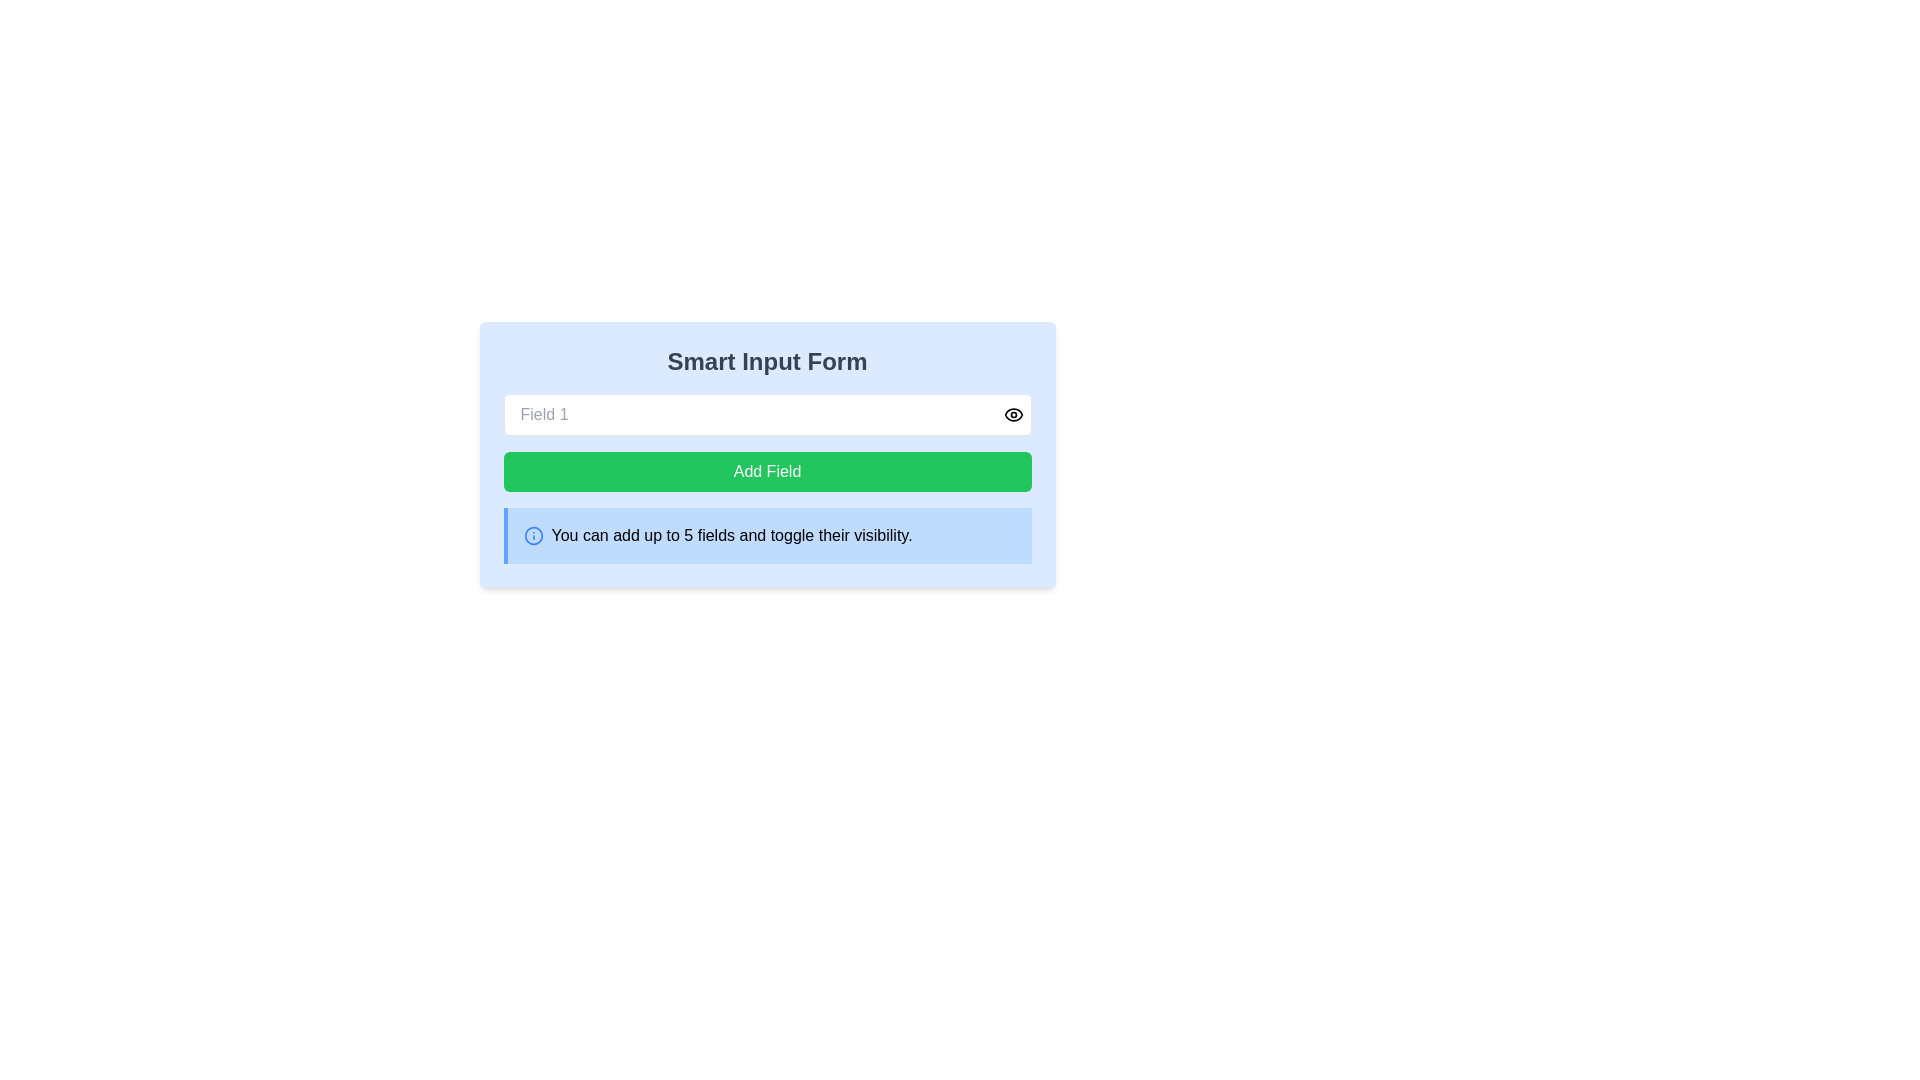 The width and height of the screenshot is (1920, 1080). Describe the element at coordinates (766, 535) in the screenshot. I see `the Informational Banner that has a light blue background and contains the text 'You can add up to 5 fields and toggle their visibility.'` at that location.